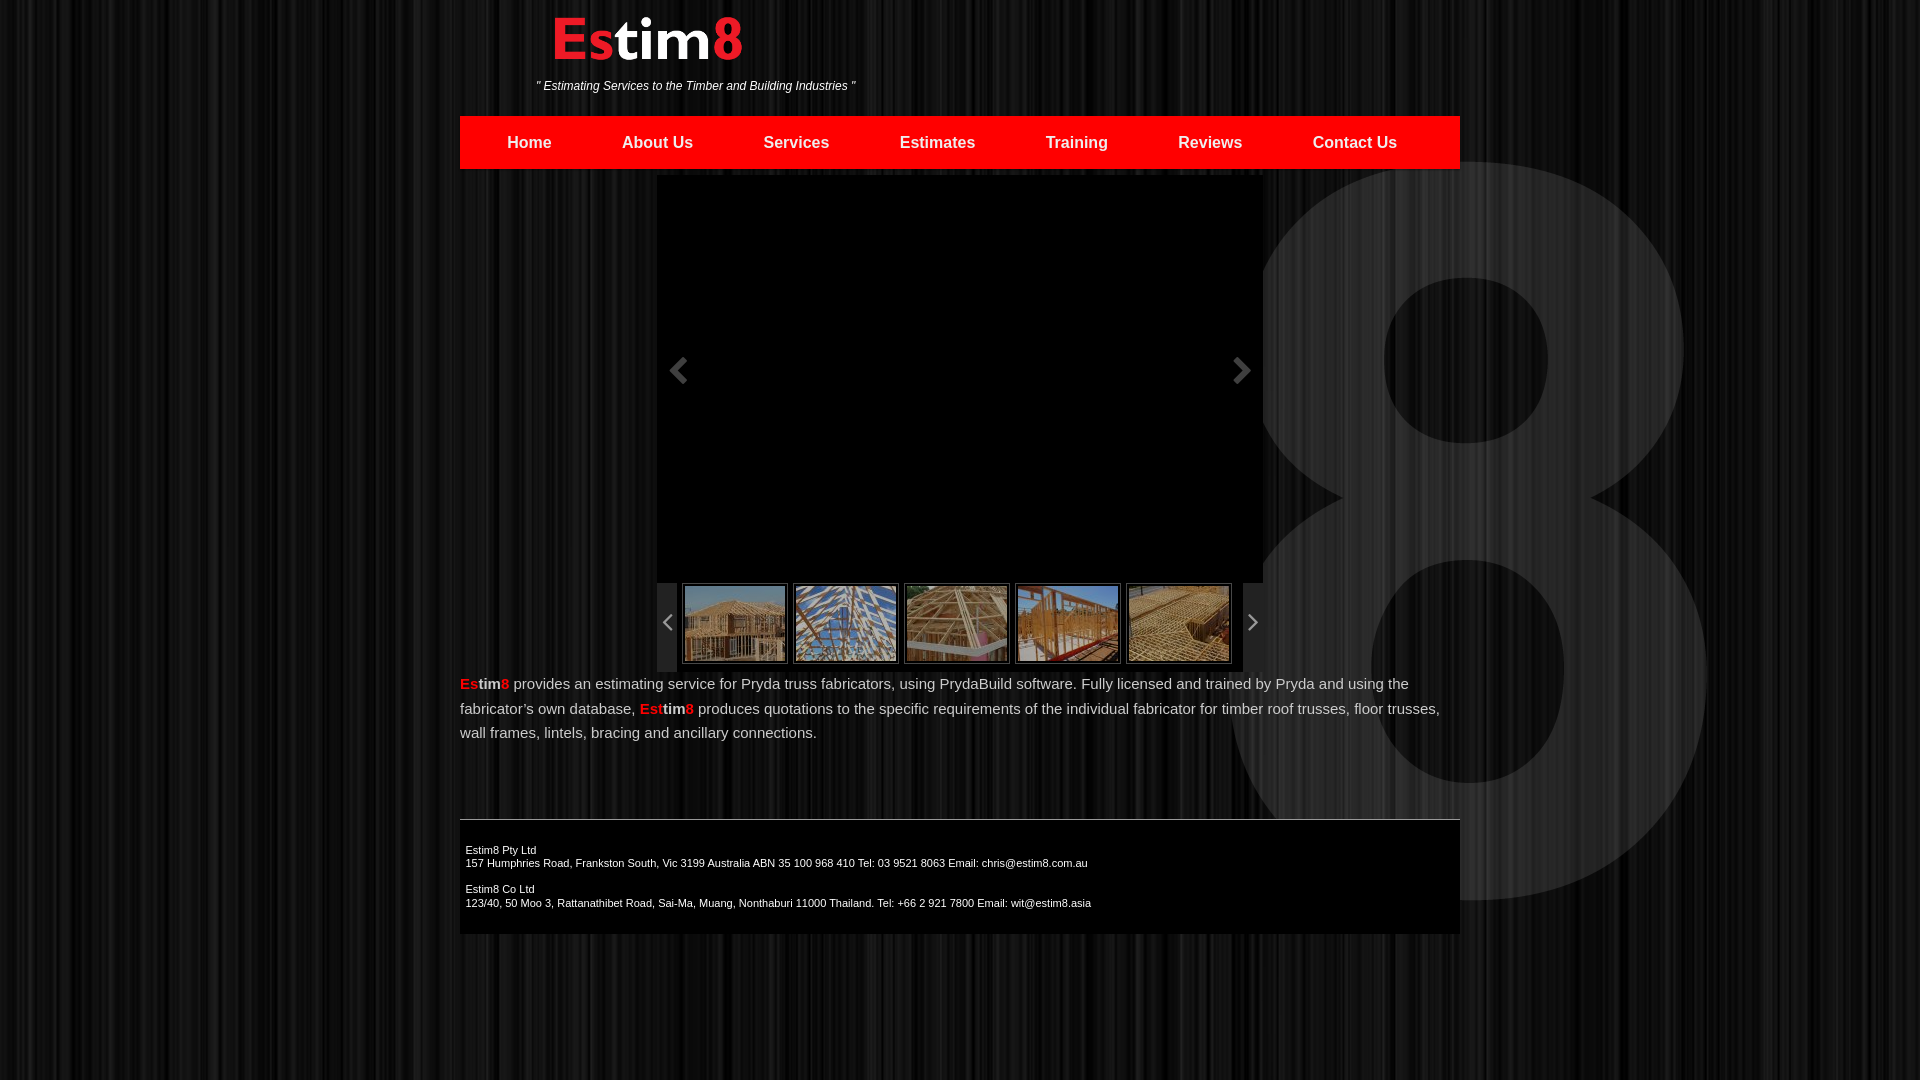 Image resolution: width=1920 pixels, height=1080 pixels. I want to click on 'Services', so click(727, 141).